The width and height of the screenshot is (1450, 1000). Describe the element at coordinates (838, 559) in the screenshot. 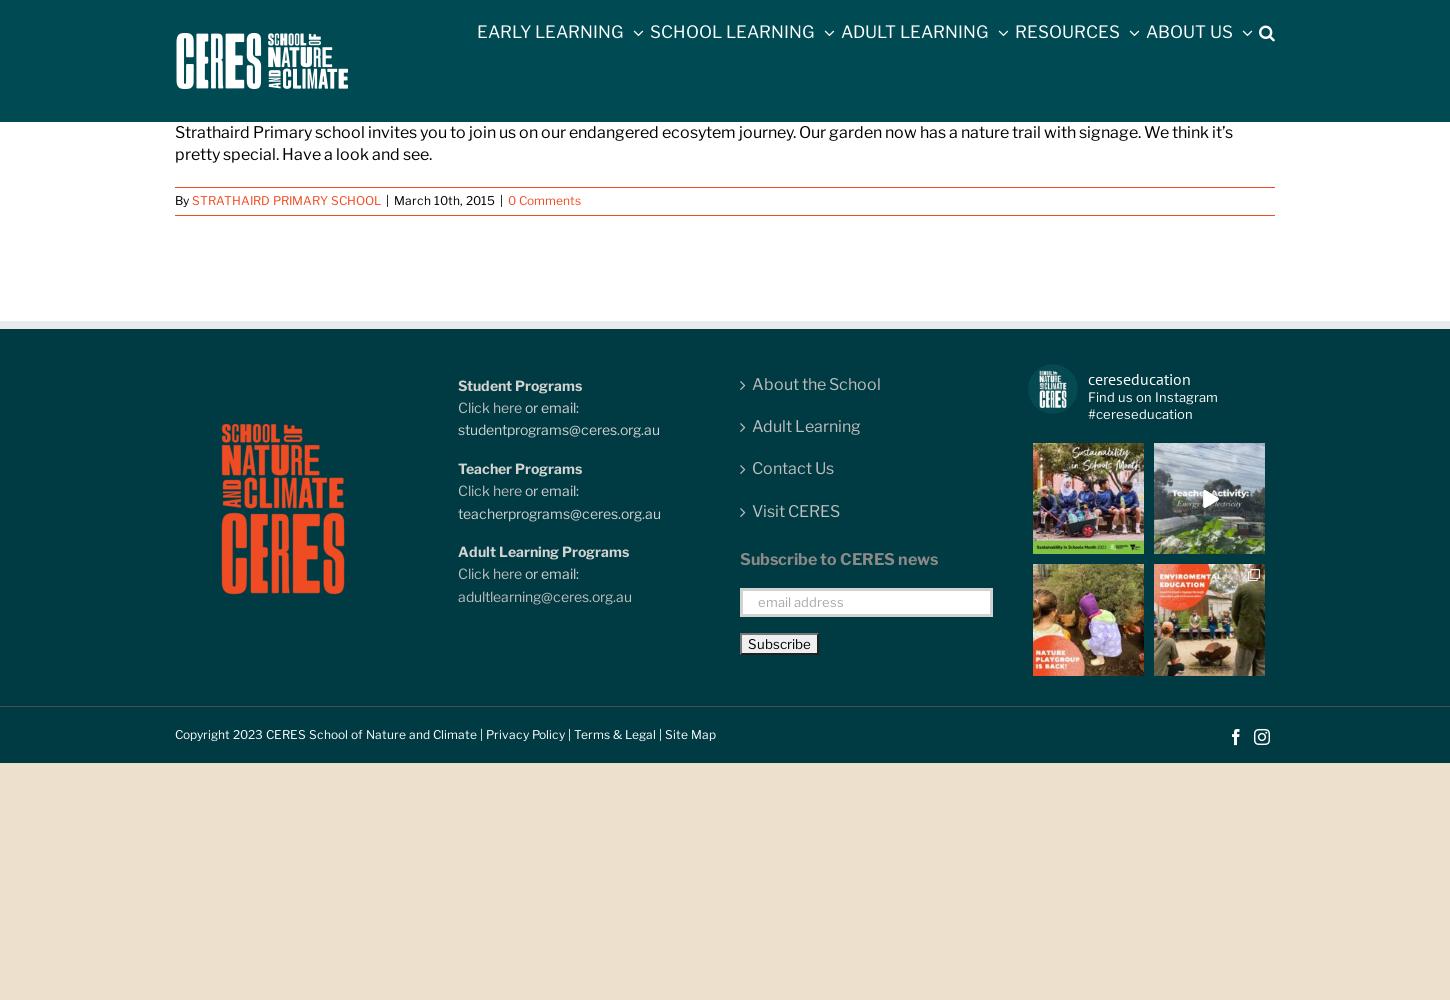

I see `'Subscribe to CERES news'` at that location.